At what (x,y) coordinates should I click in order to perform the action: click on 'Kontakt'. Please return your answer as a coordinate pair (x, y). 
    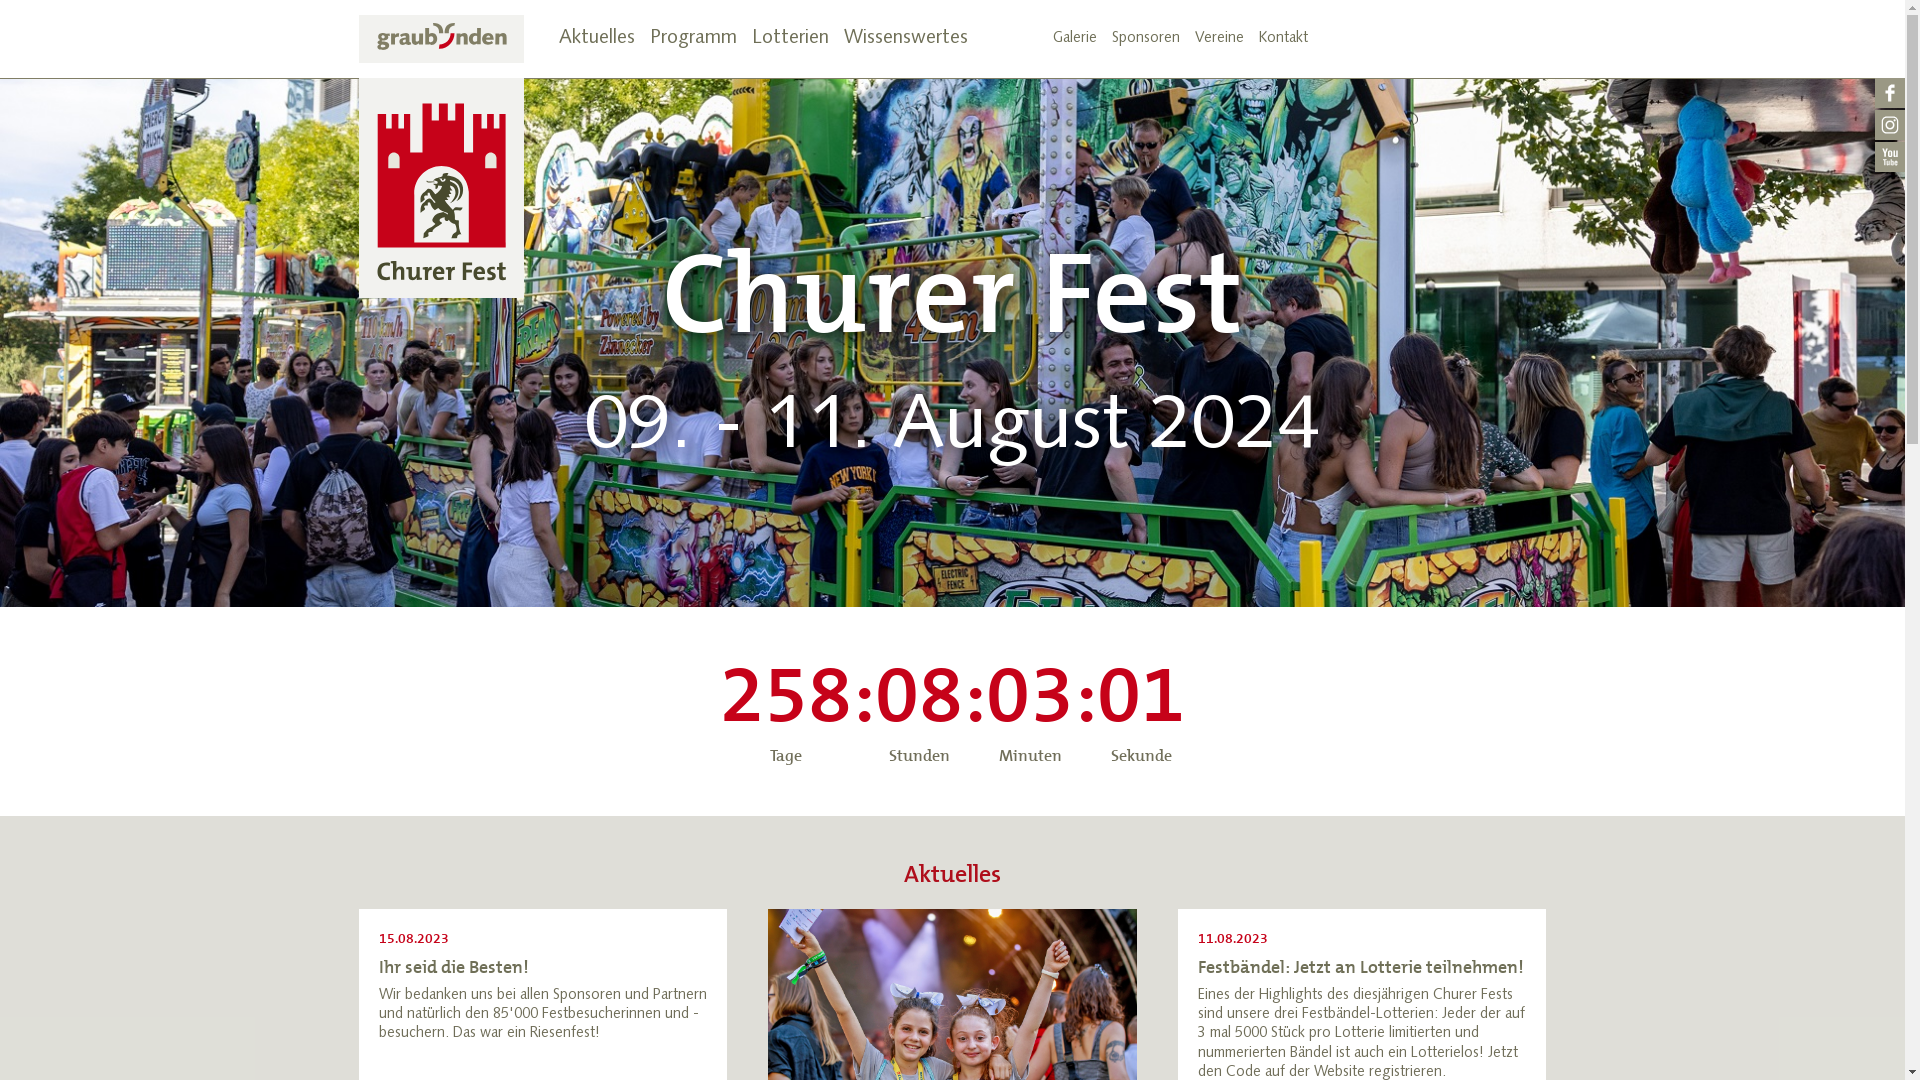
    Looking at the image, I should click on (1282, 38).